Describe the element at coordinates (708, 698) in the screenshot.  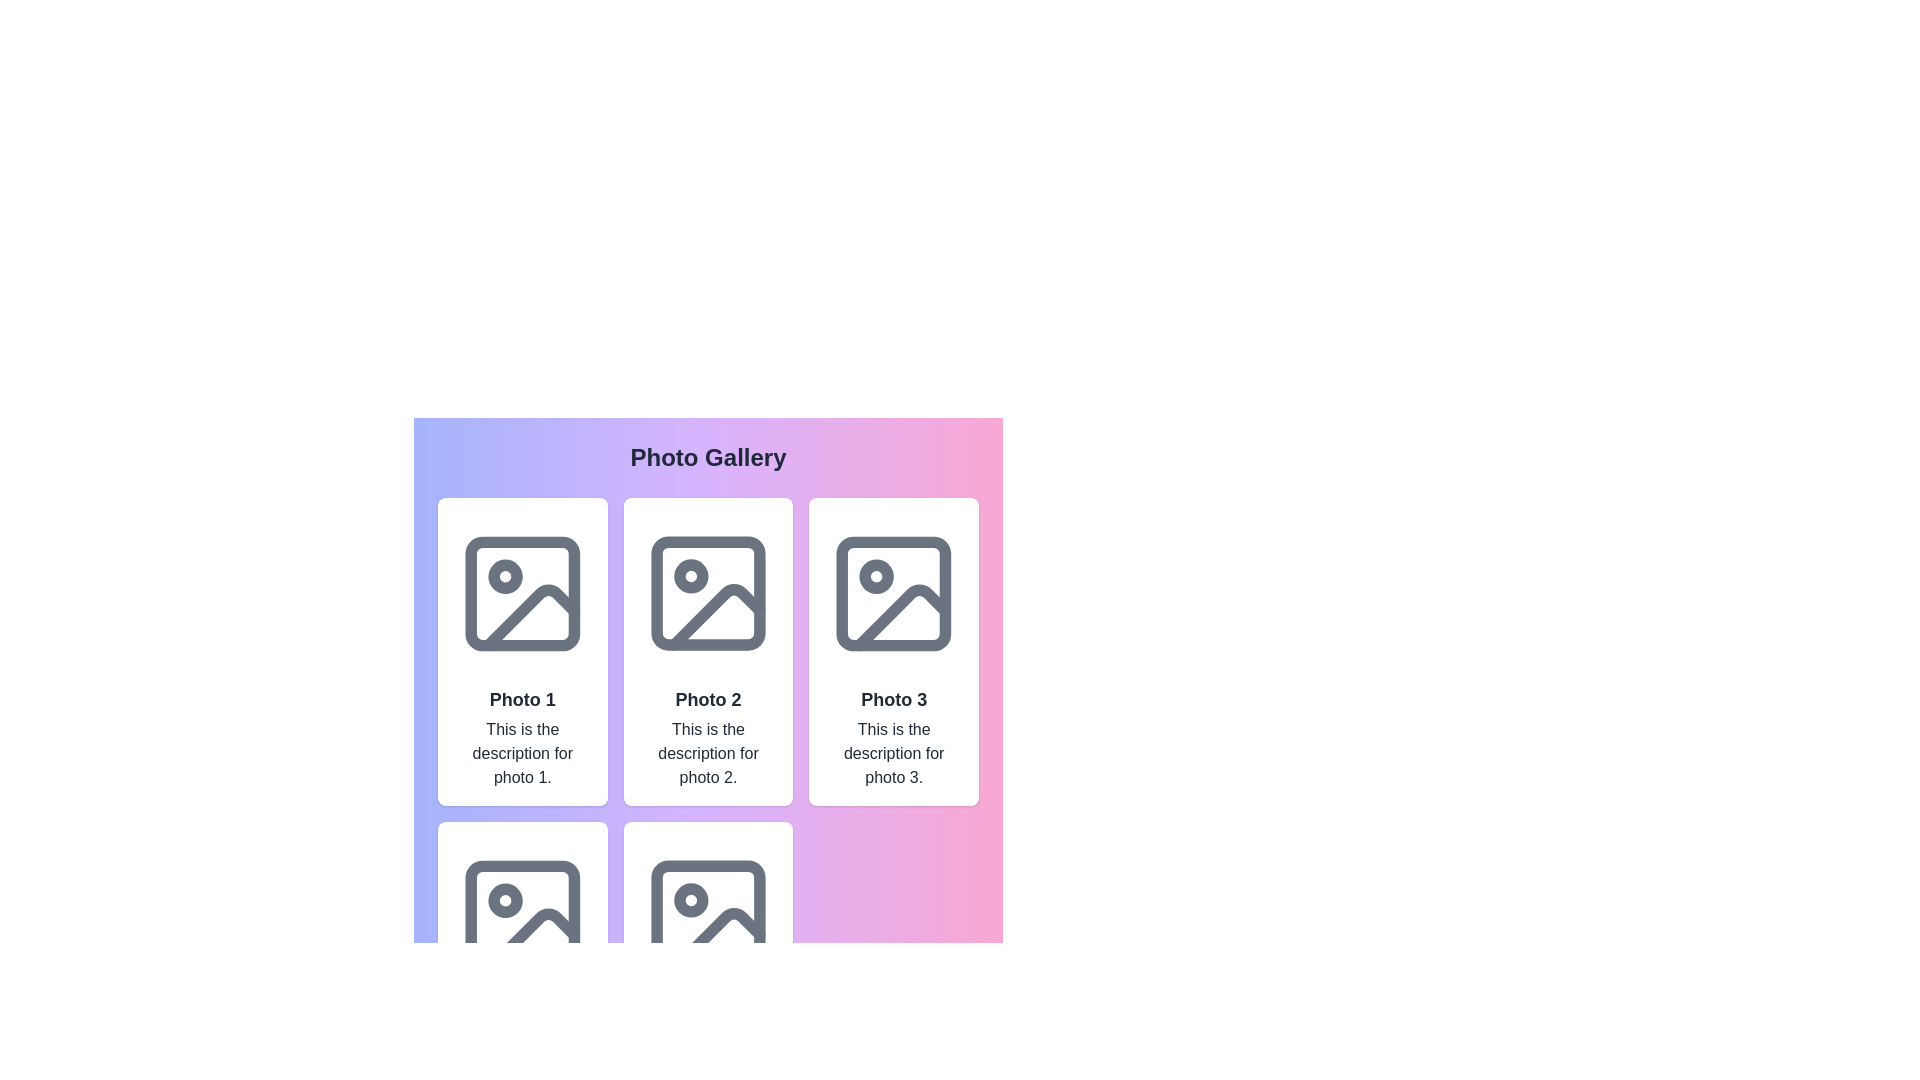
I see `the text label that displays 'Photo 2', which is prominently styled in bold and larger font size within the central card of a three-column photo gallery layout` at that location.